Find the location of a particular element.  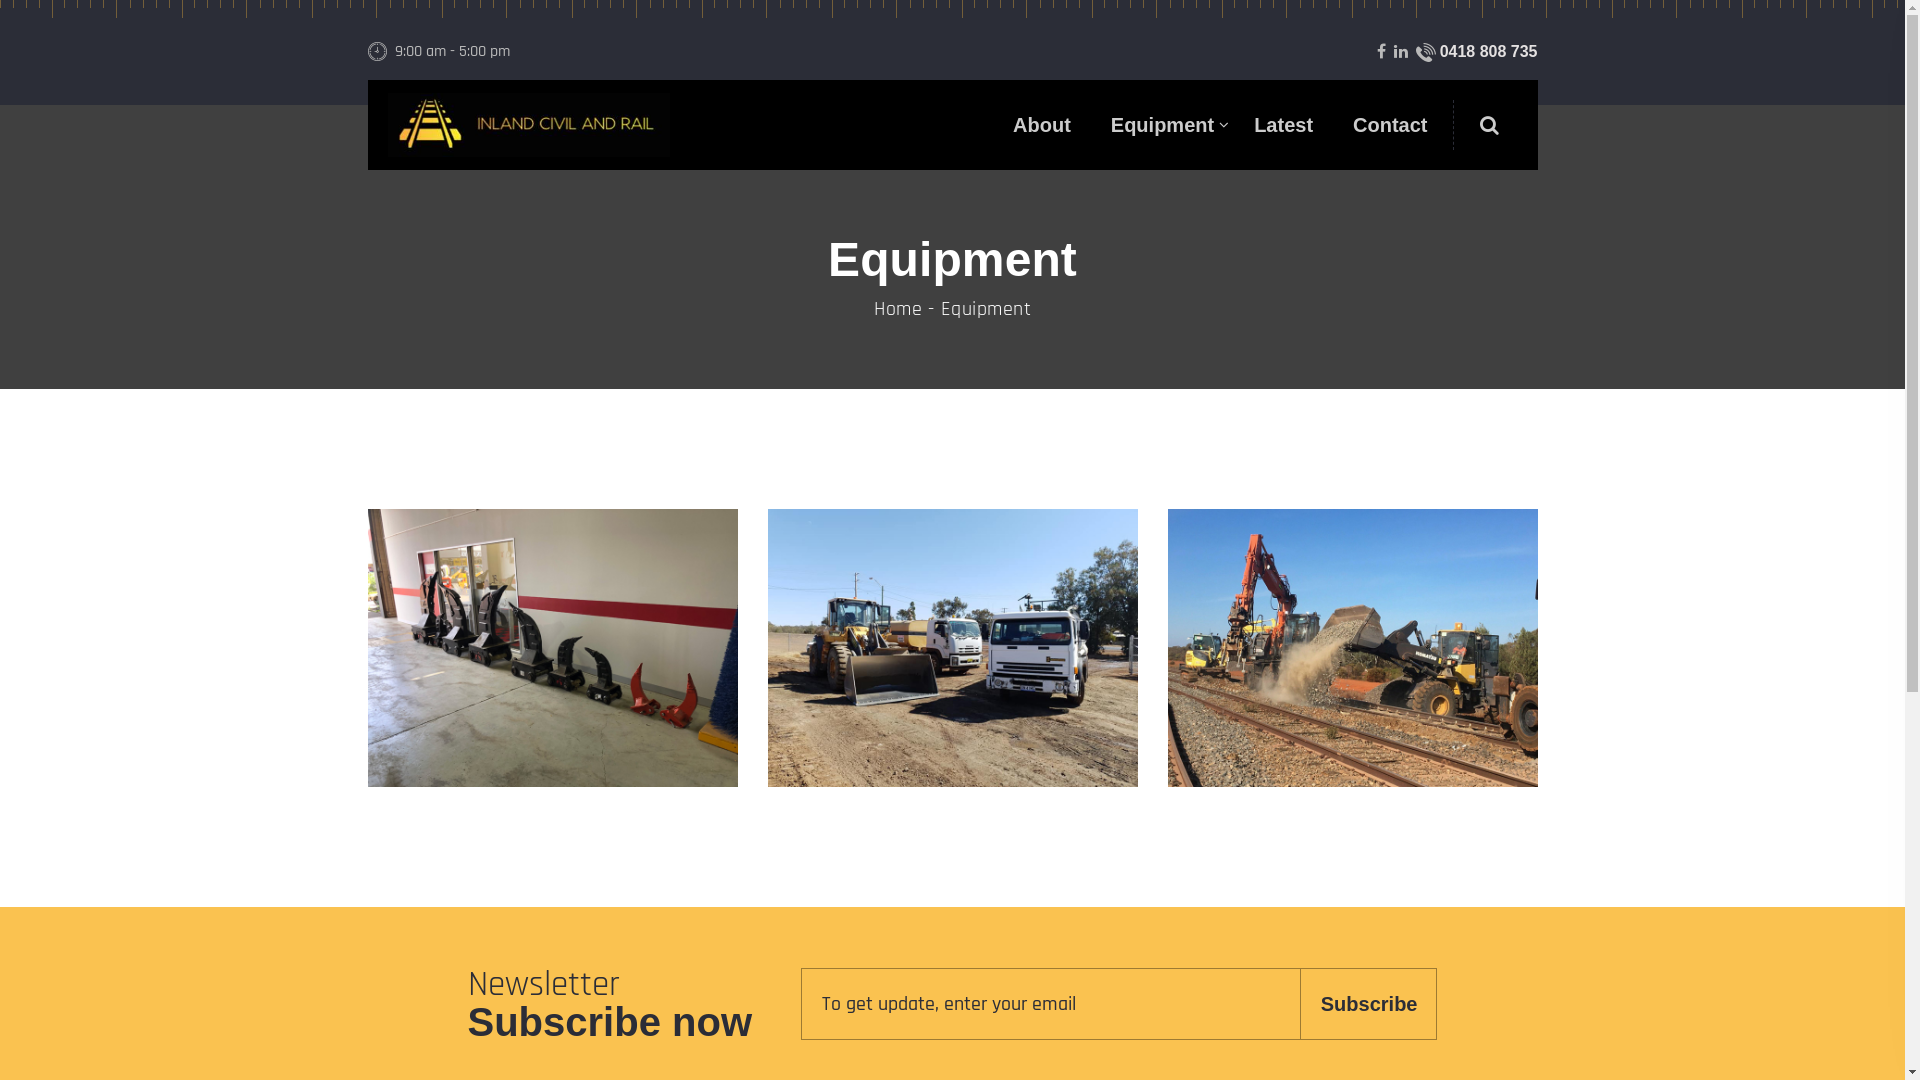

'Equipment' is located at coordinates (1162, 124).